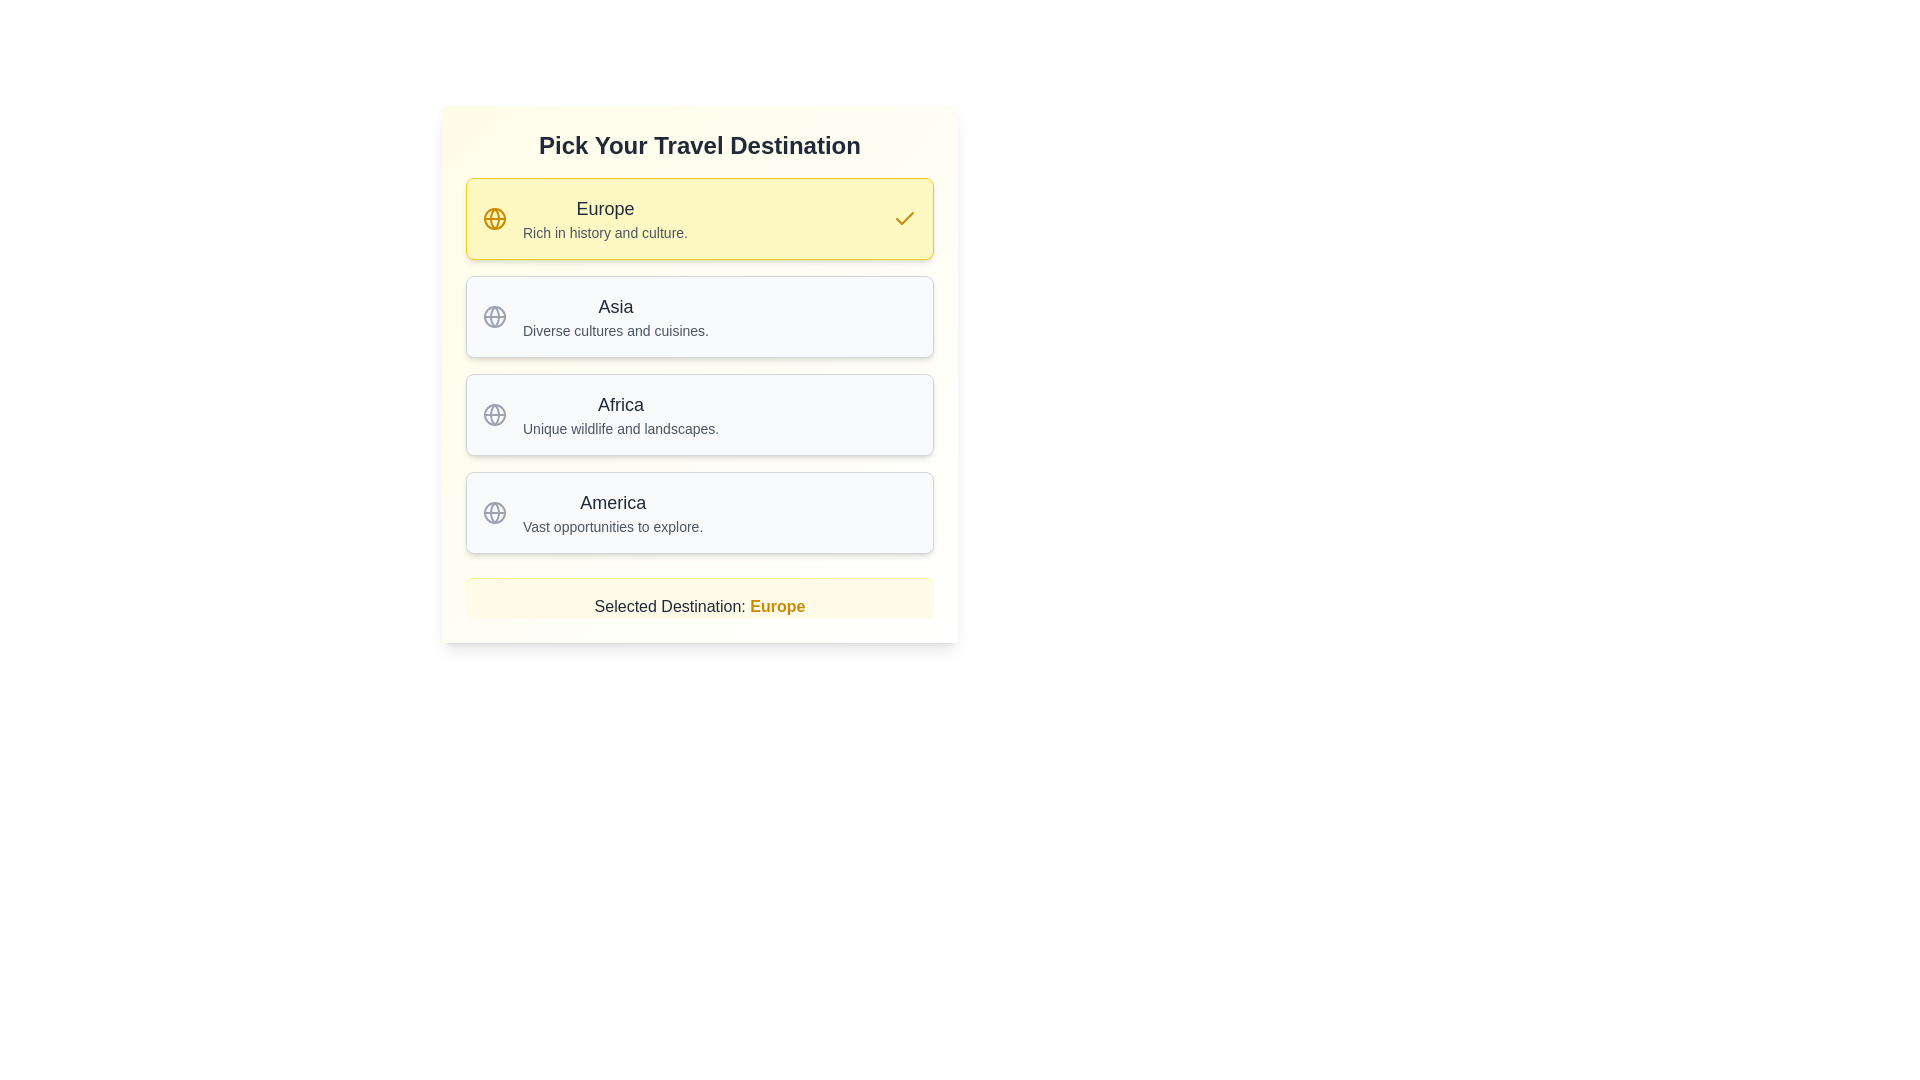 Image resolution: width=1920 pixels, height=1080 pixels. What do you see at coordinates (700, 366) in the screenshot?
I see `the list of selectable travel destinations located under the heading 'Pick Your Travel Destination' to set focus on it` at bounding box center [700, 366].